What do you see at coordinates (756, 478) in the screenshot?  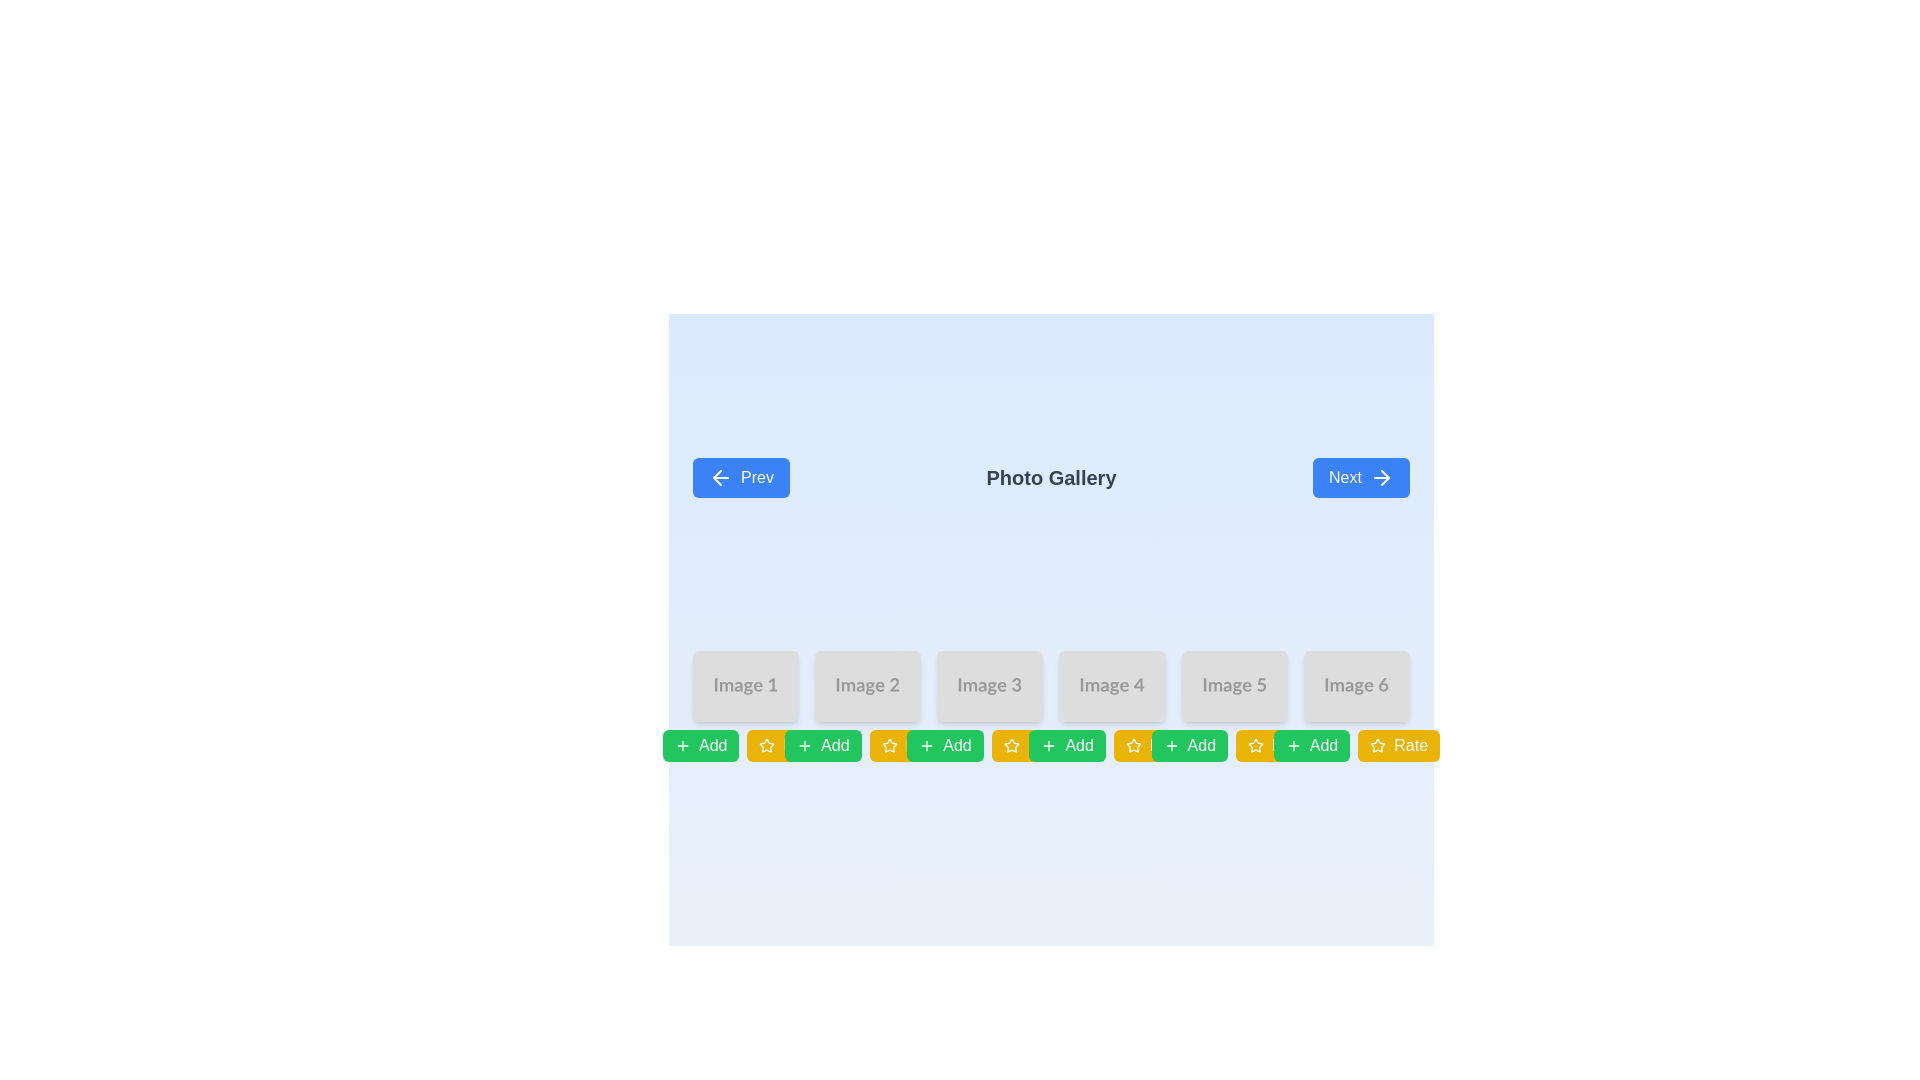 I see `the 'Prev' text label on the blue button with rounded edges` at bounding box center [756, 478].